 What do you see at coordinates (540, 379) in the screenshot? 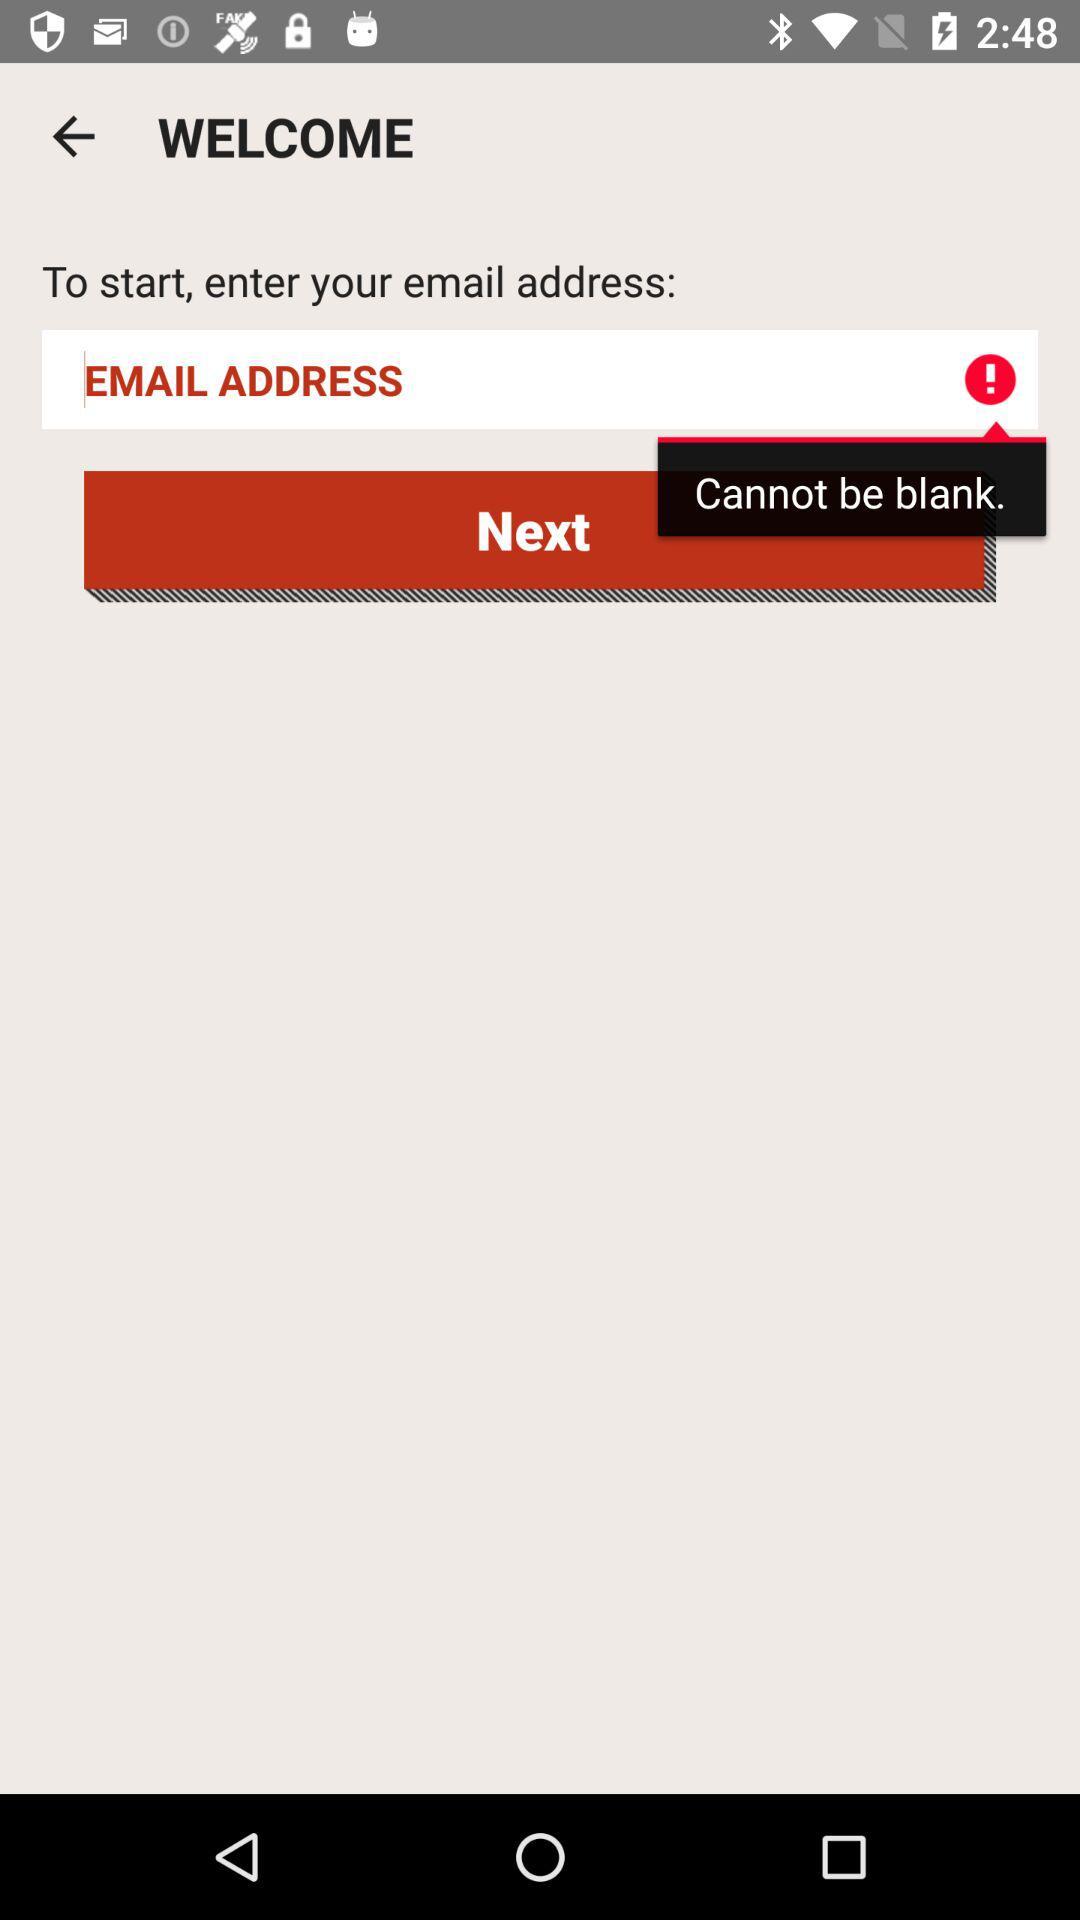
I see `the email address` at bounding box center [540, 379].